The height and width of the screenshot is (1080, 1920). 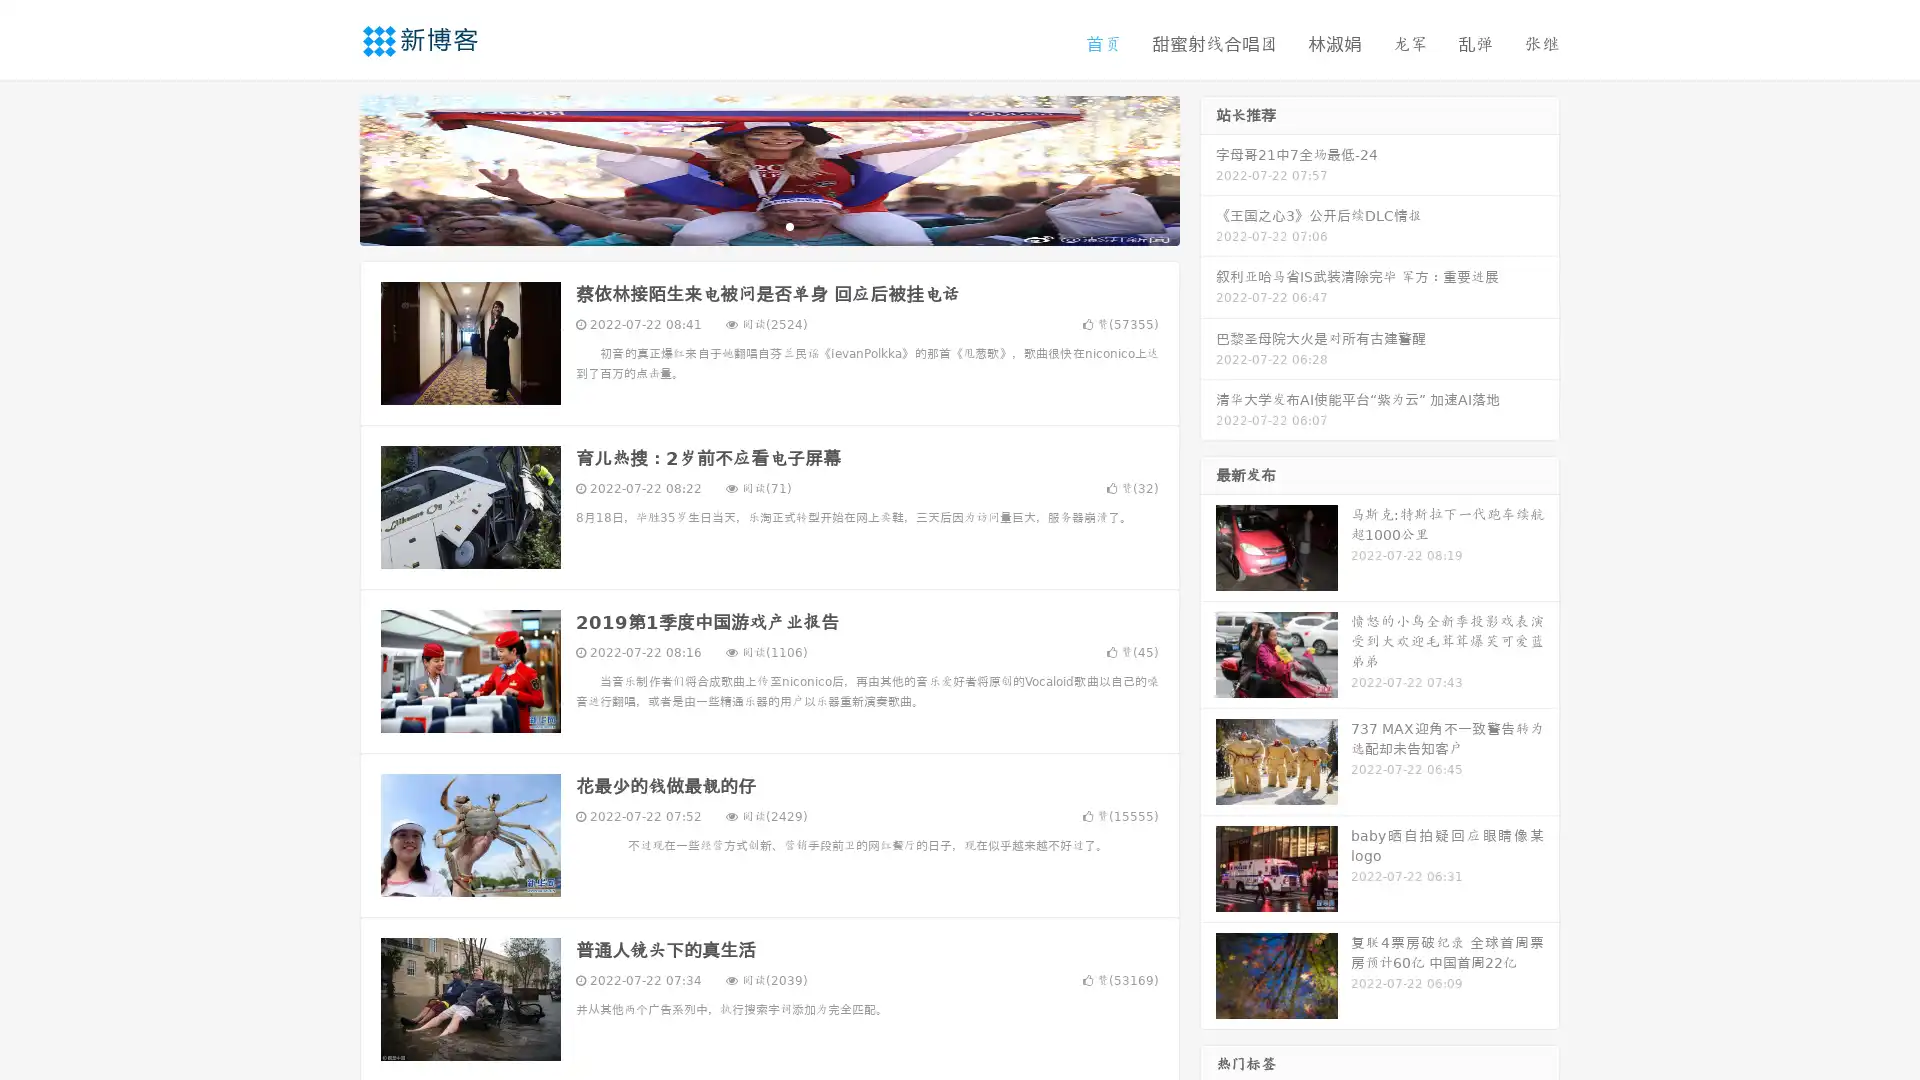 I want to click on Next slide, so click(x=1208, y=168).